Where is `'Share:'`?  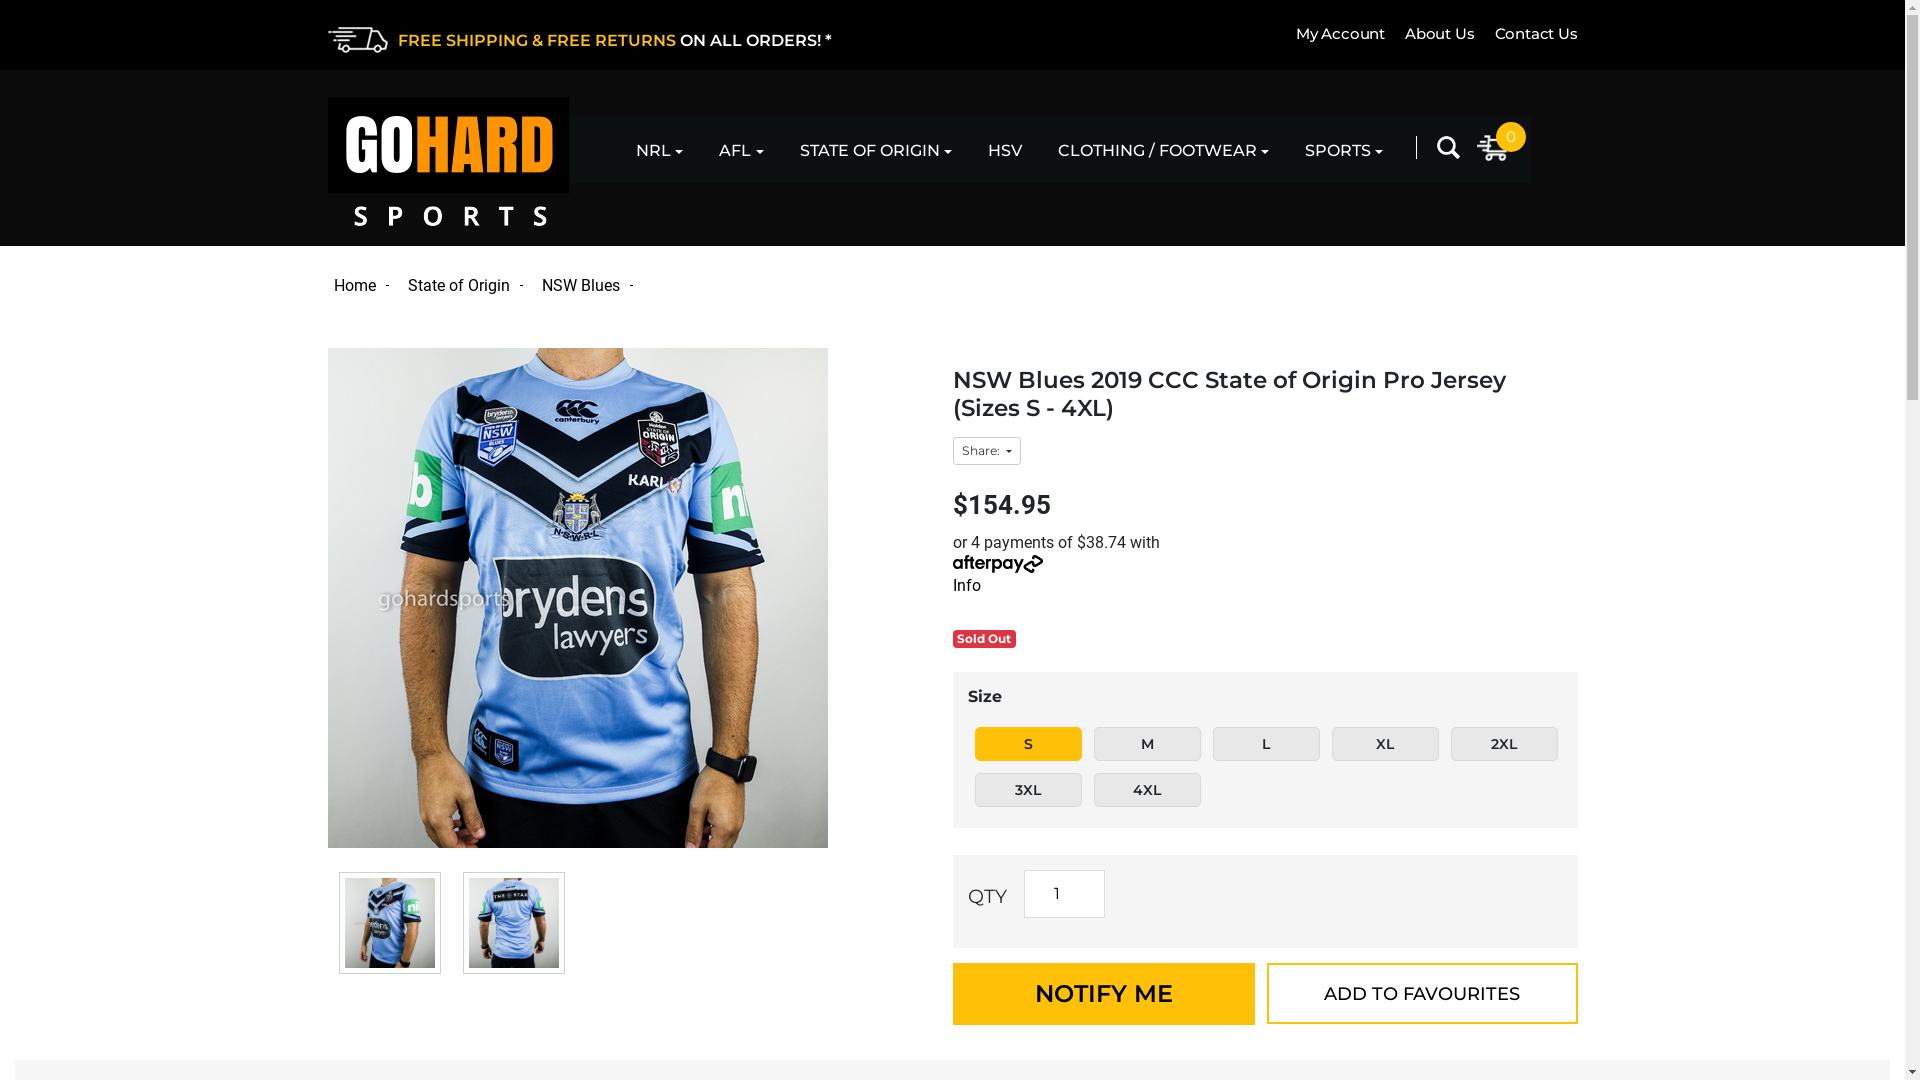 'Share:' is located at coordinates (985, 451).